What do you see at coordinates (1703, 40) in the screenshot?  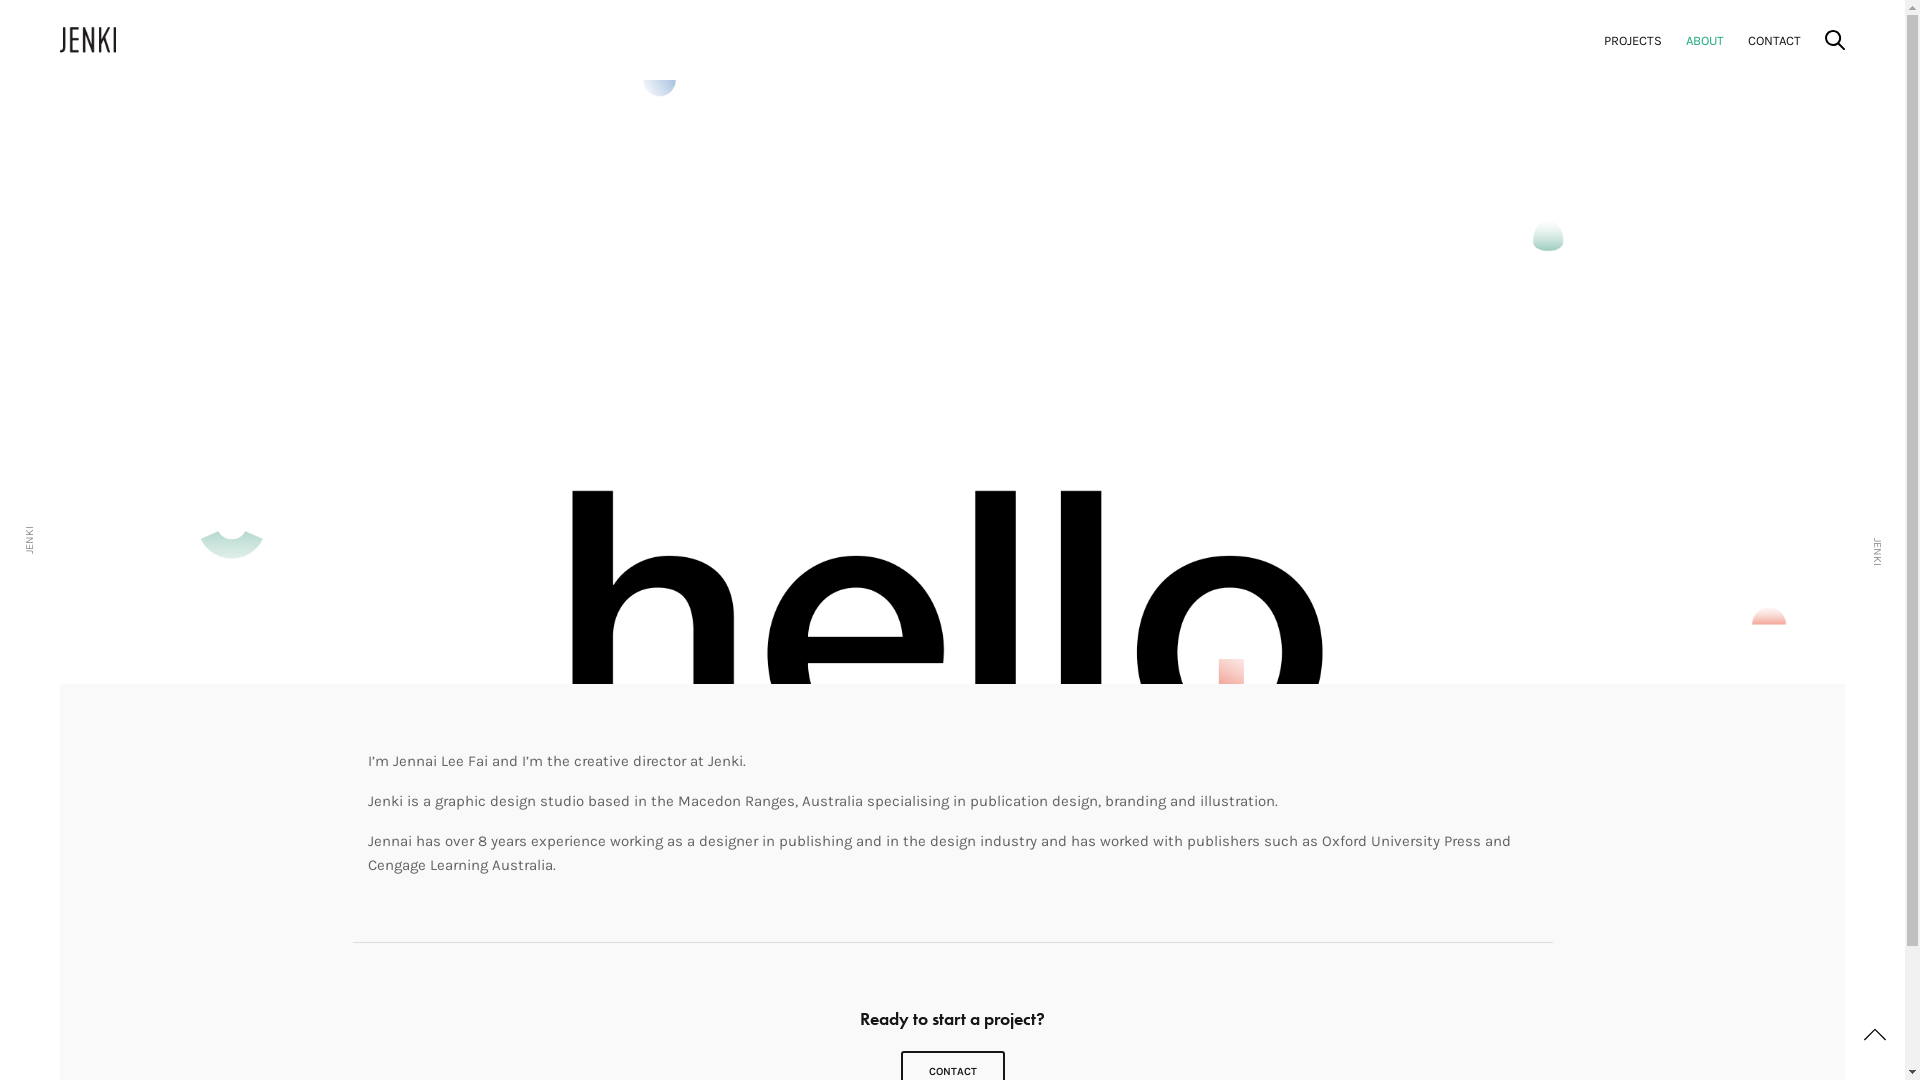 I see `'ABOUT'` at bounding box center [1703, 40].